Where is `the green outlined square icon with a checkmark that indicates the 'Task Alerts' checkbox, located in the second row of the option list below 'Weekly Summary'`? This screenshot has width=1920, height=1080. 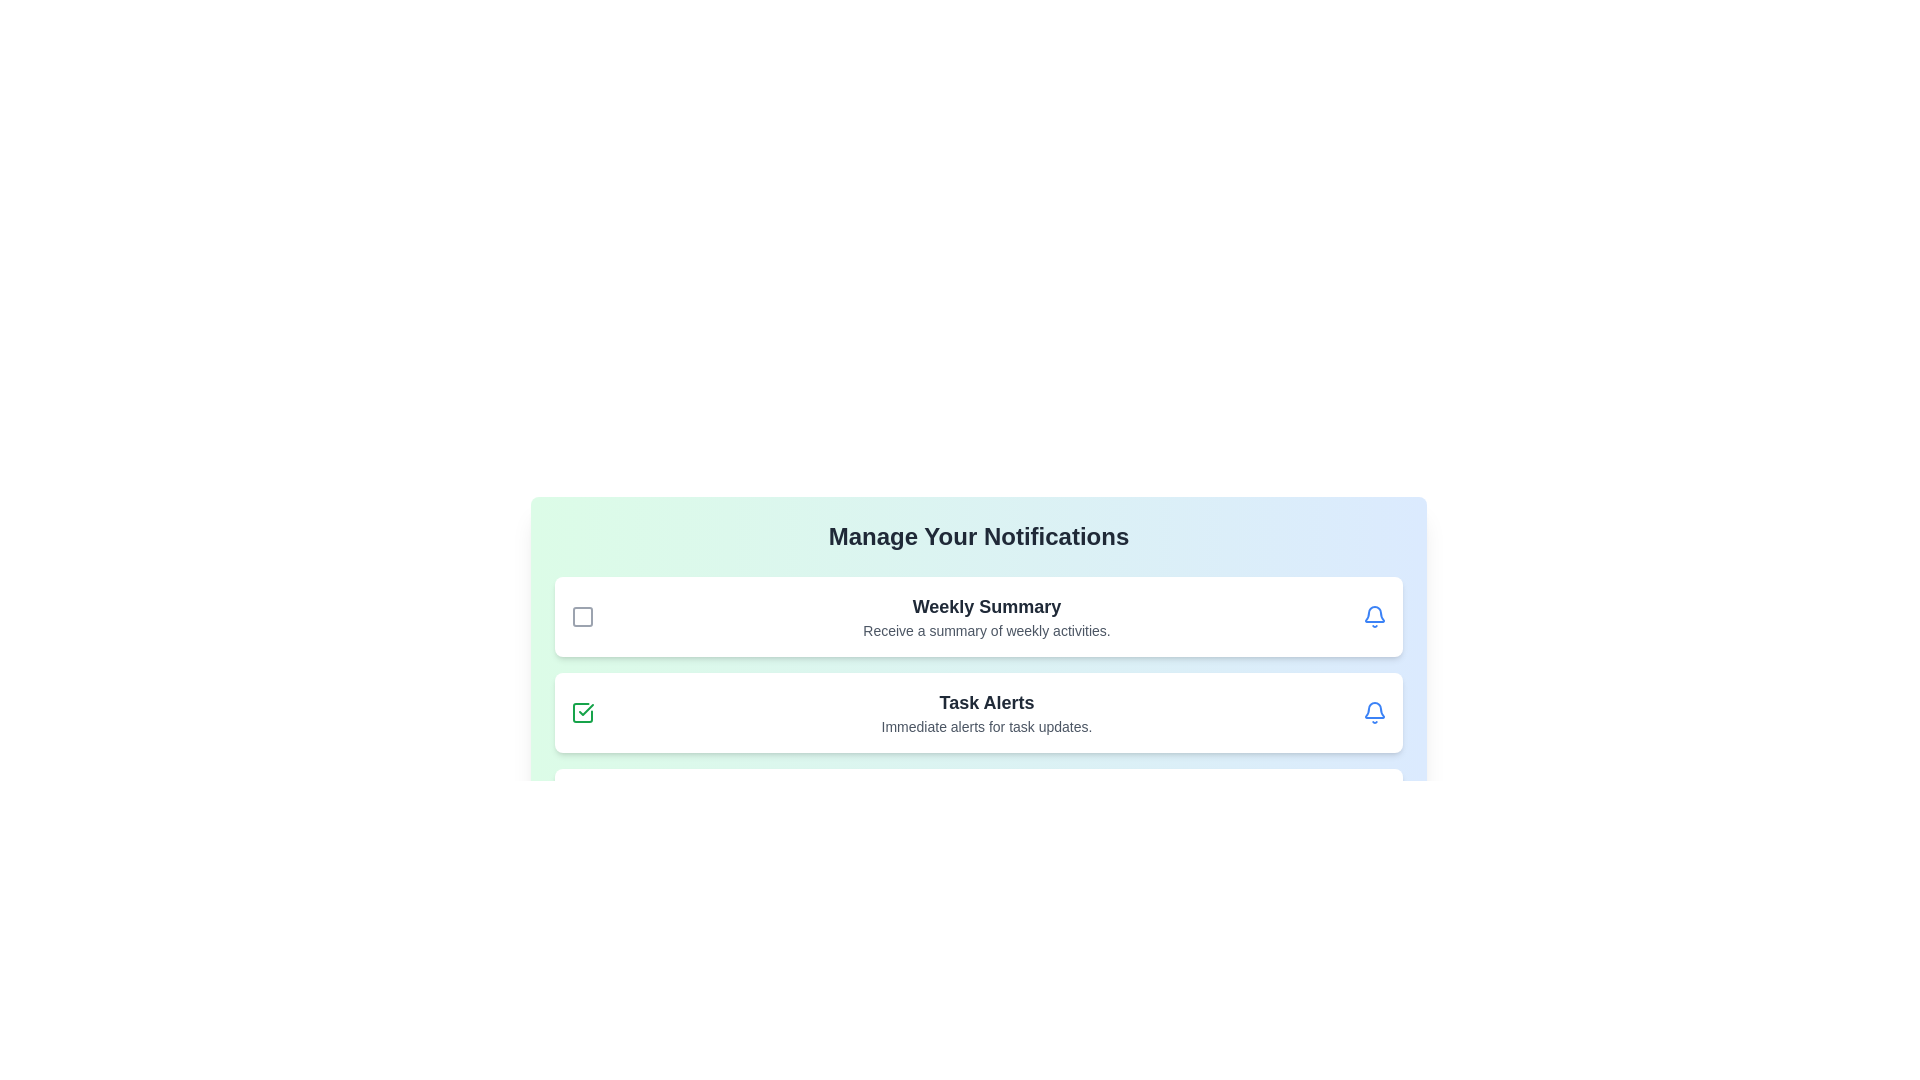
the green outlined square icon with a checkmark that indicates the 'Task Alerts' checkbox, located in the second row of the option list below 'Weekly Summary' is located at coordinates (581, 712).